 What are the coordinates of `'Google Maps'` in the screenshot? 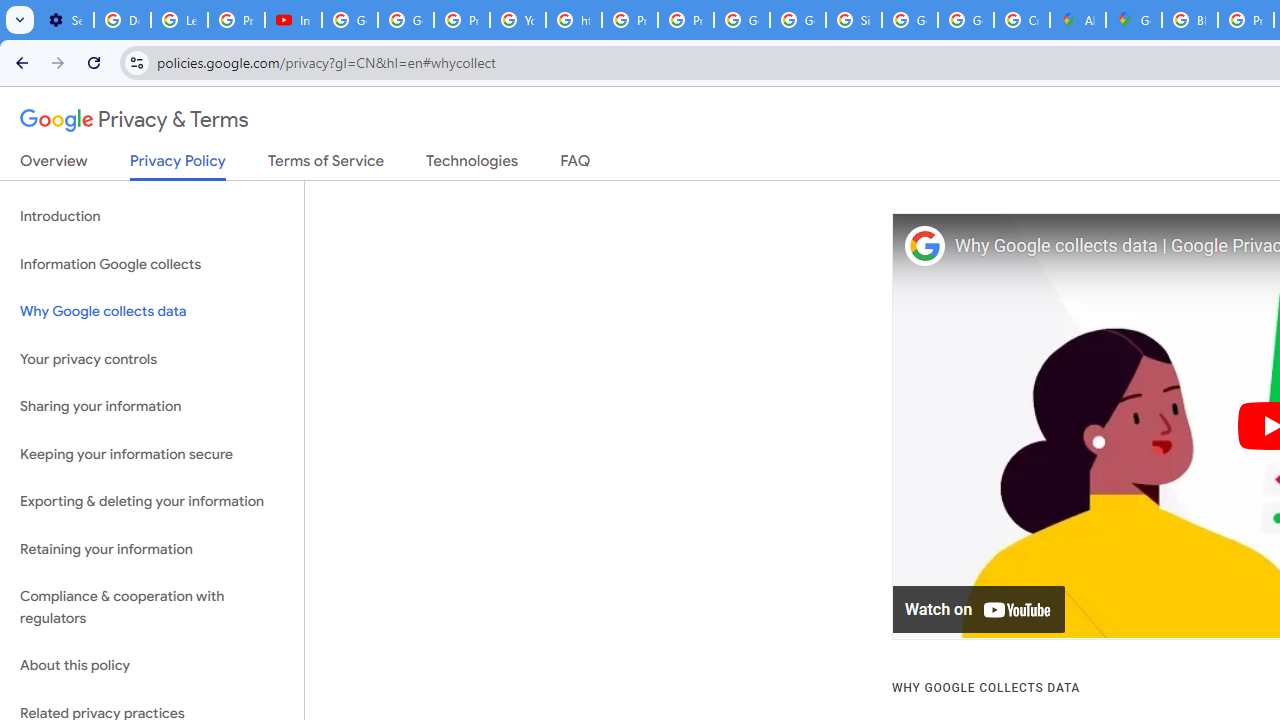 It's located at (1134, 20).